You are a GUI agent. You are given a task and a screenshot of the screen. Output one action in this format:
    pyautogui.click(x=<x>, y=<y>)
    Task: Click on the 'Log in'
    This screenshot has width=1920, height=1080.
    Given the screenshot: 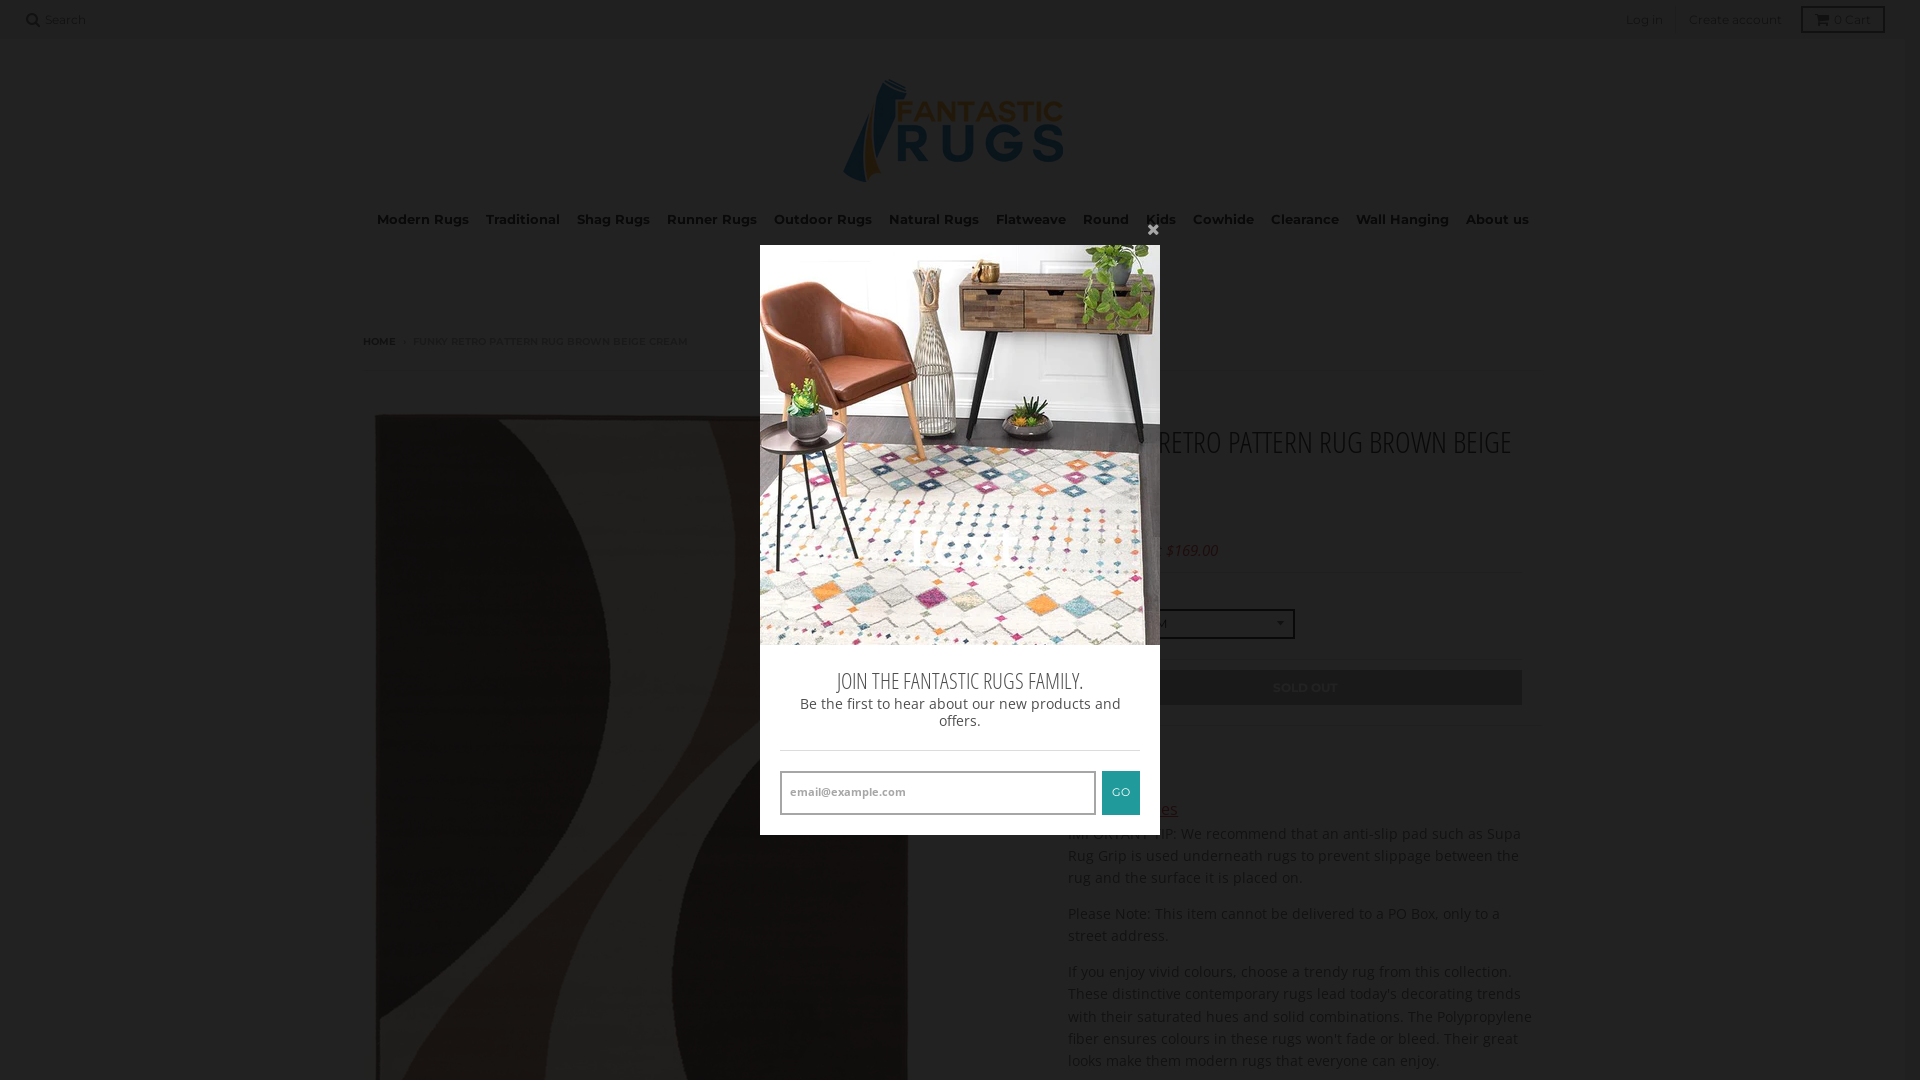 What is the action you would take?
    pyautogui.click(x=1620, y=19)
    